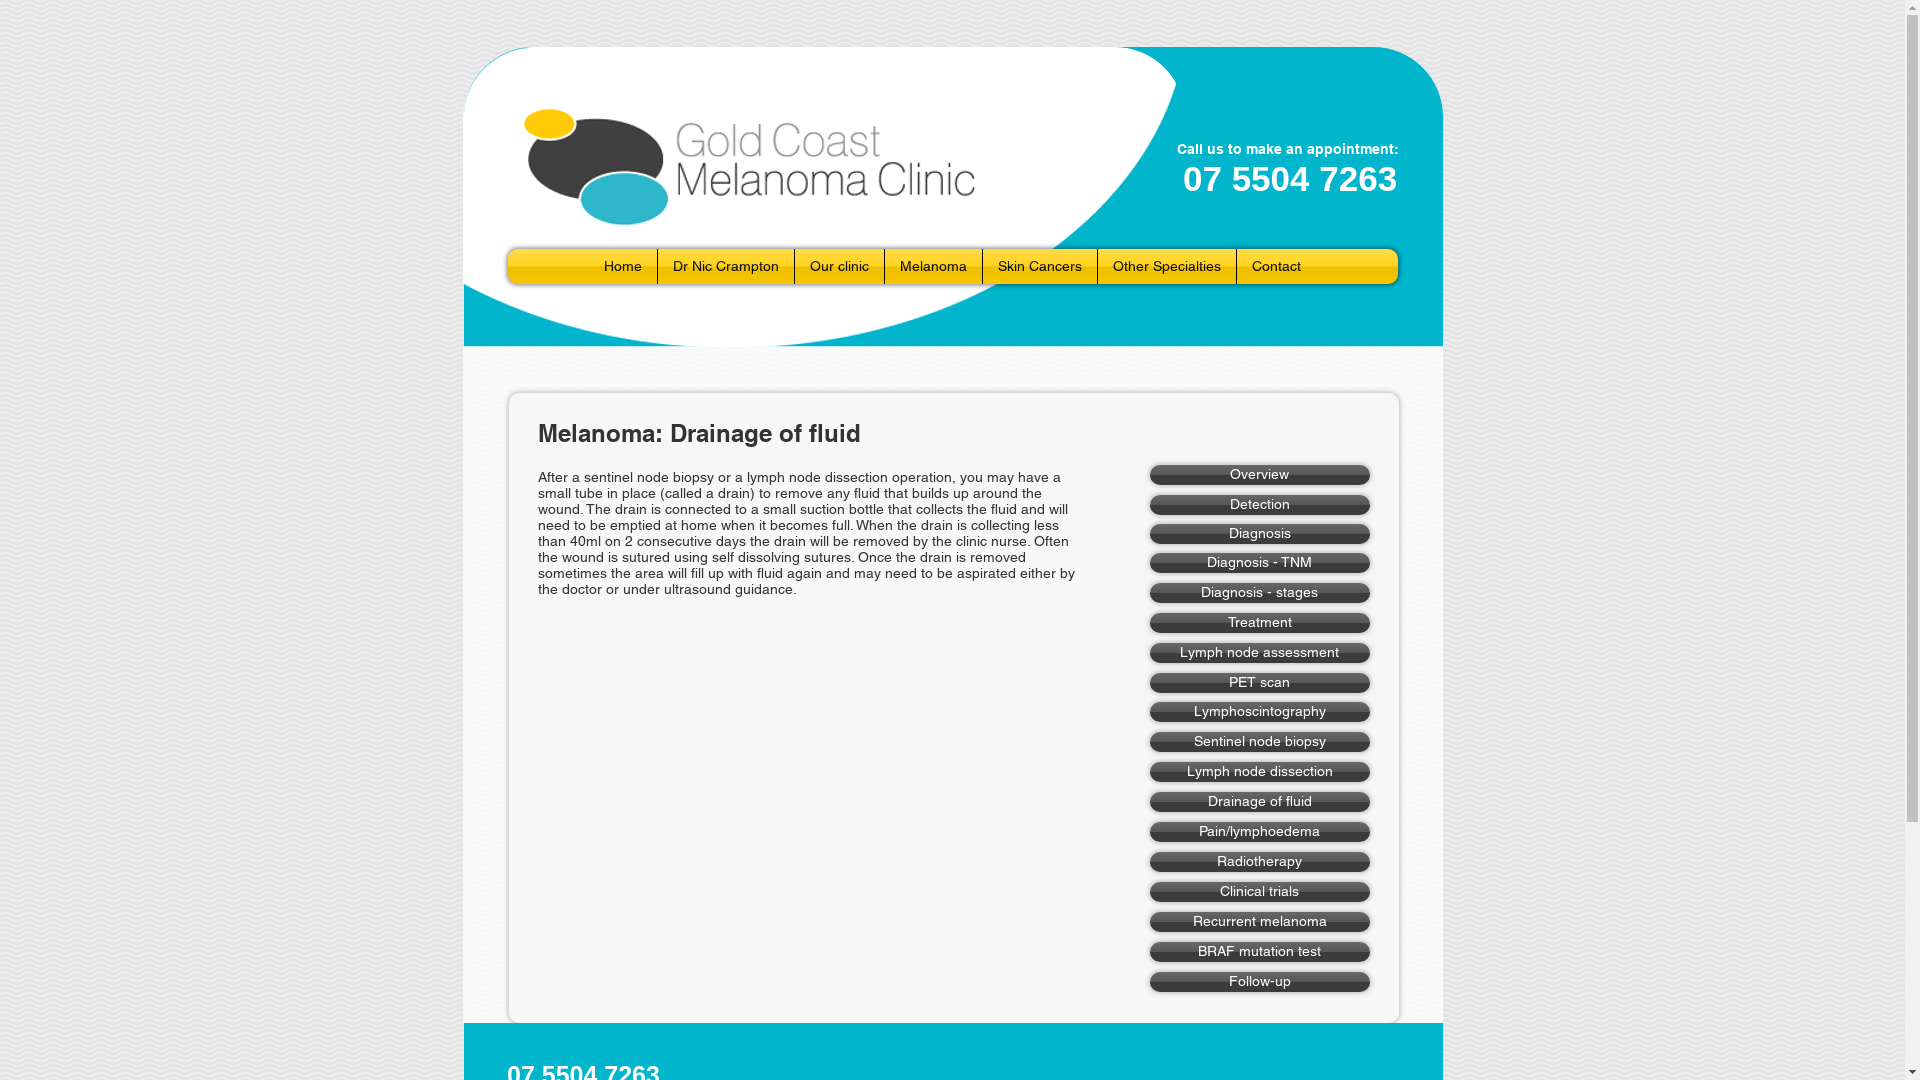 Image resolution: width=1920 pixels, height=1080 pixels. What do you see at coordinates (1258, 981) in the screenshot?
I see `'Follow-up'` at bounding box center [1258, 981].